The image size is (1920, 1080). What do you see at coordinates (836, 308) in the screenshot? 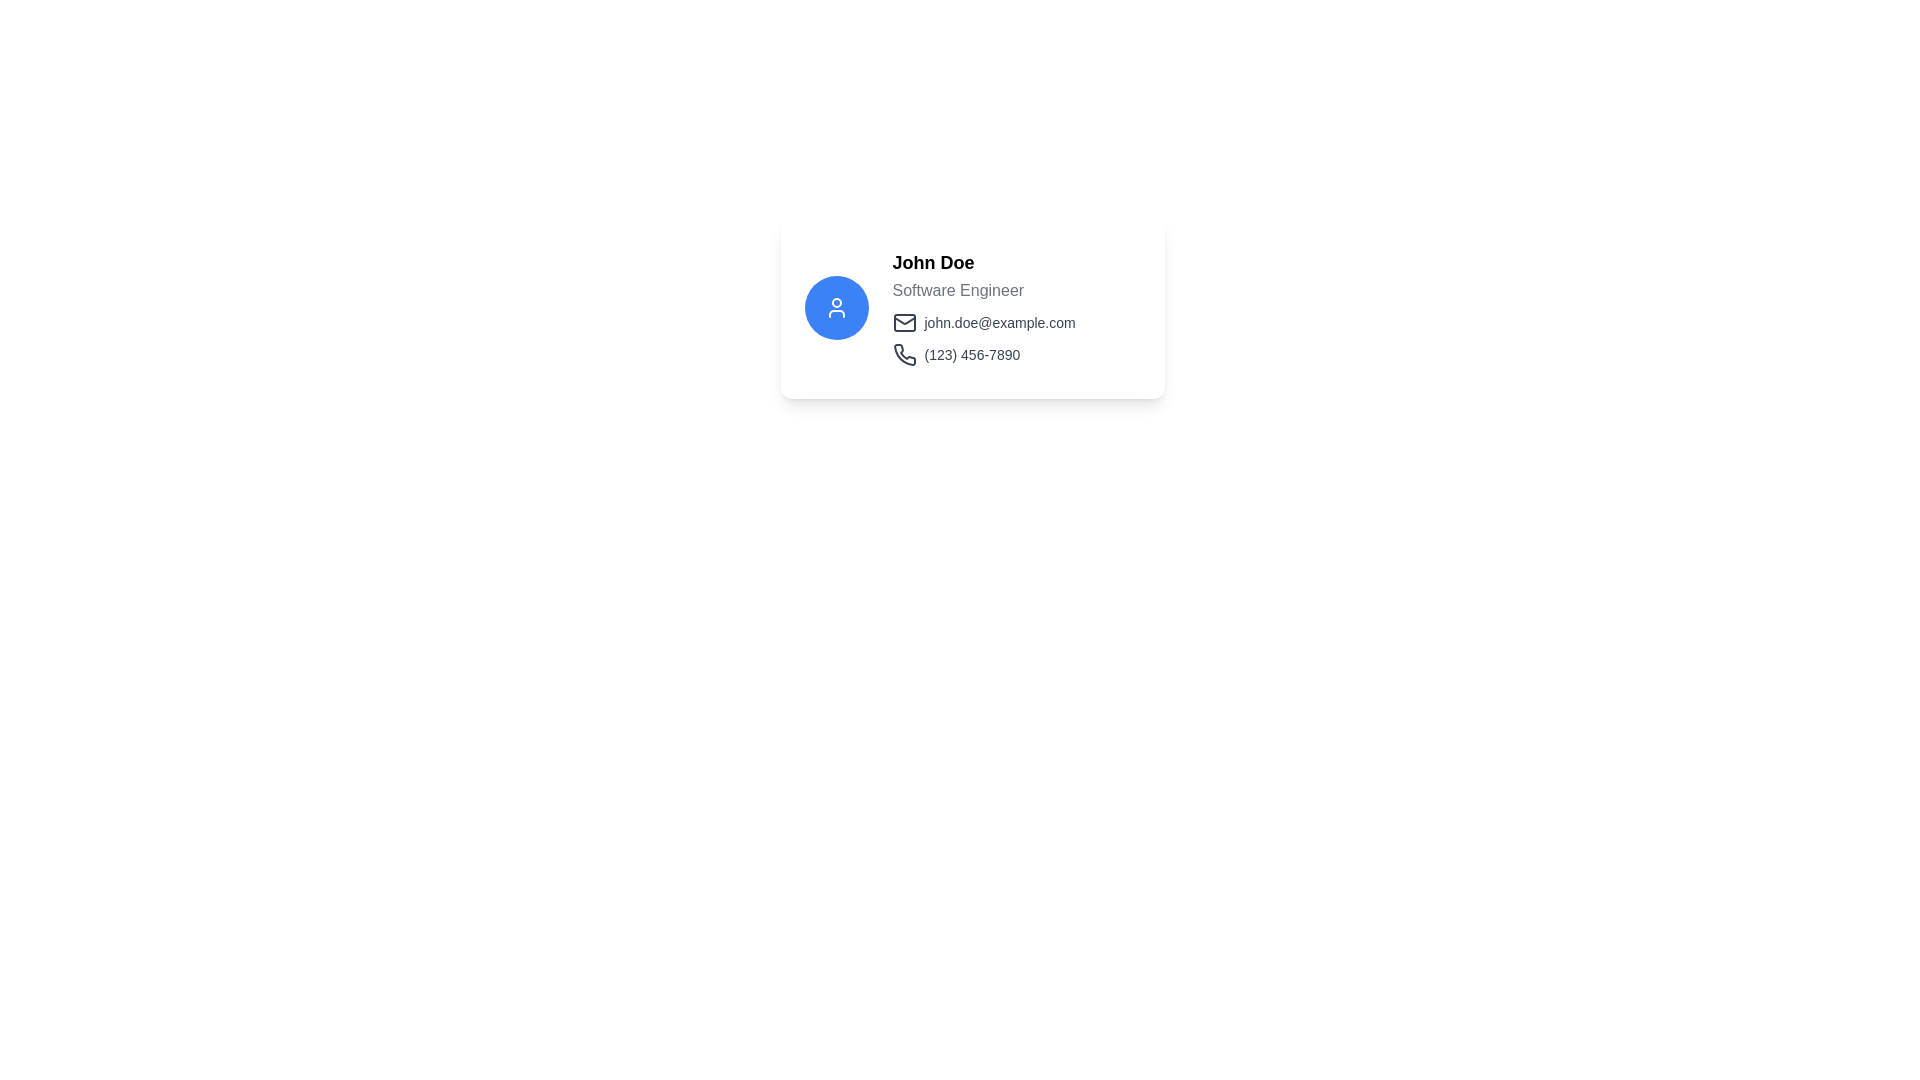
I see `the blue circular icon with a white outline of a person, which is located to the left of the text section in the contact card layout` at bounding box center [836, 308].